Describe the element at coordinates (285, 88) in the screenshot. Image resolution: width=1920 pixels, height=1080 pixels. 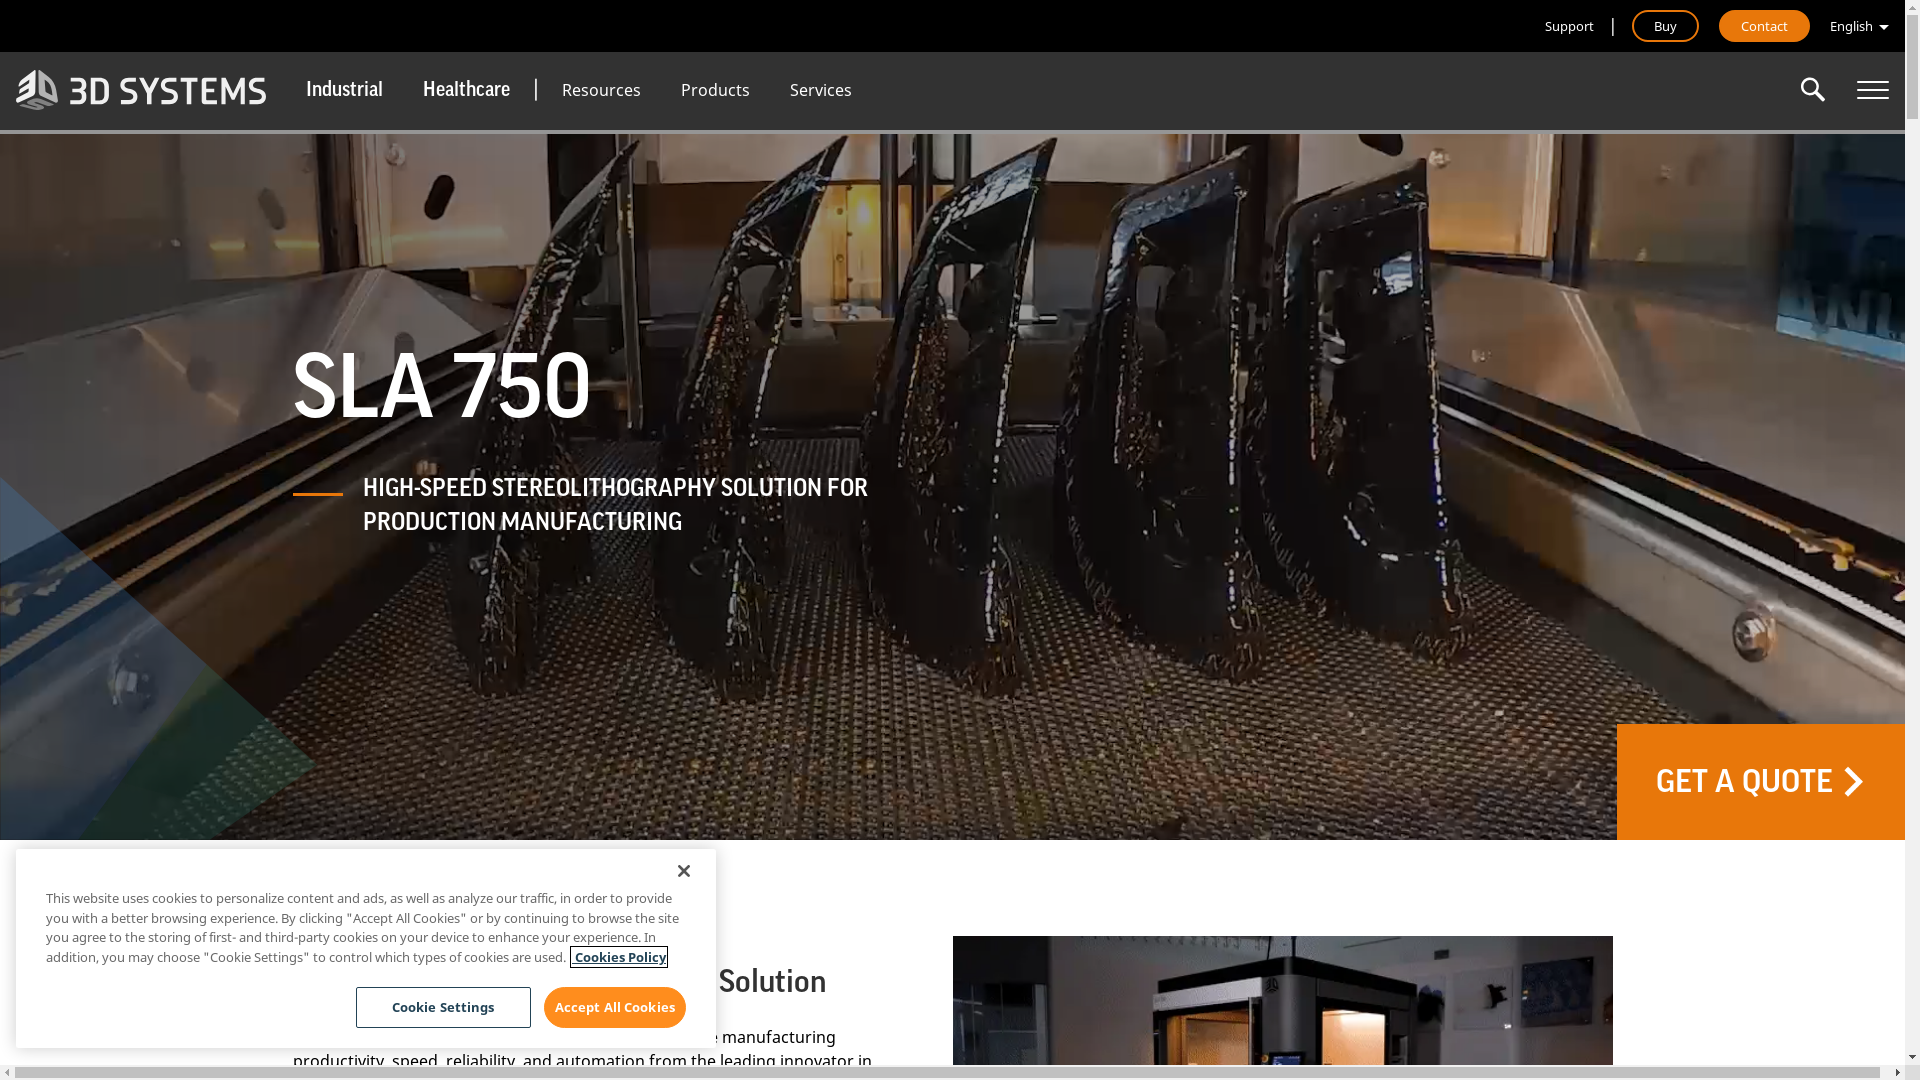
I see `'Industrial'` at that location.